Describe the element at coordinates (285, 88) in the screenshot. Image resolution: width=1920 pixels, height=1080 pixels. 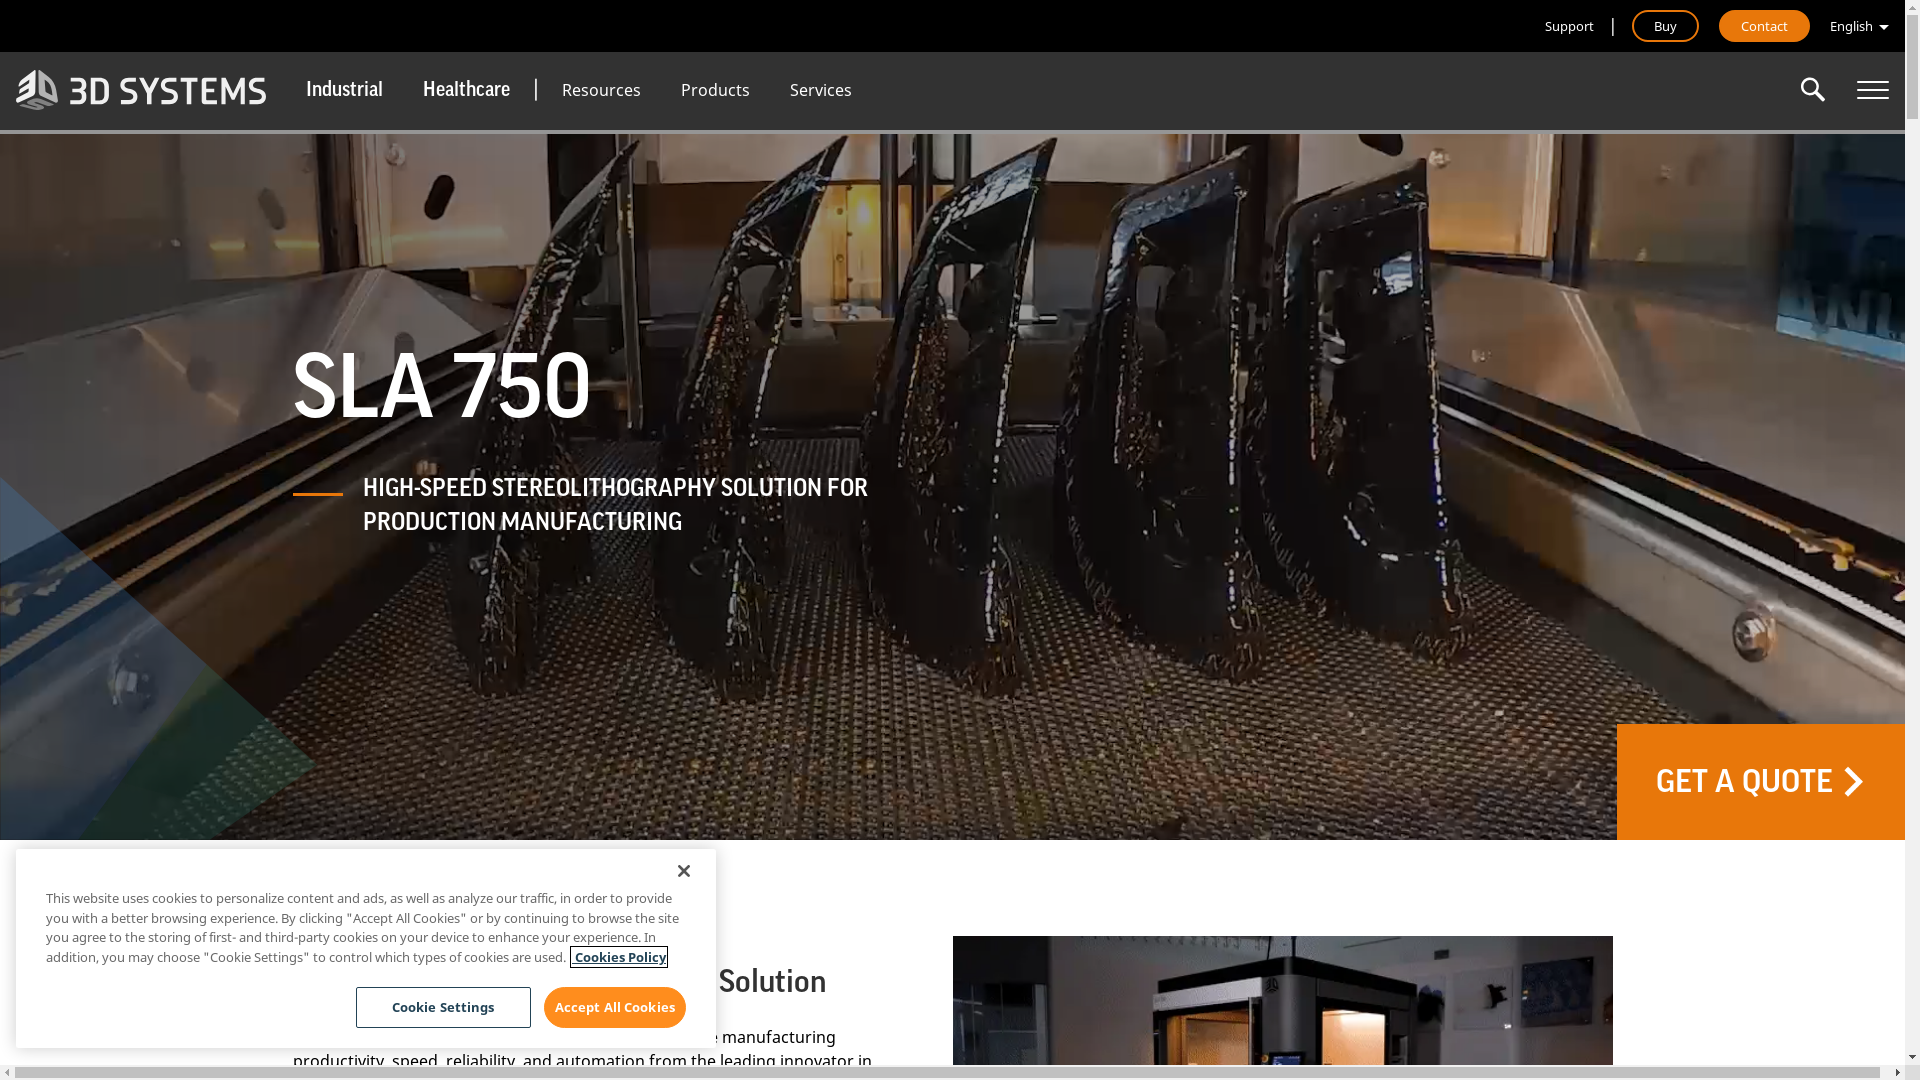
I see `'Industrial'` at that location.